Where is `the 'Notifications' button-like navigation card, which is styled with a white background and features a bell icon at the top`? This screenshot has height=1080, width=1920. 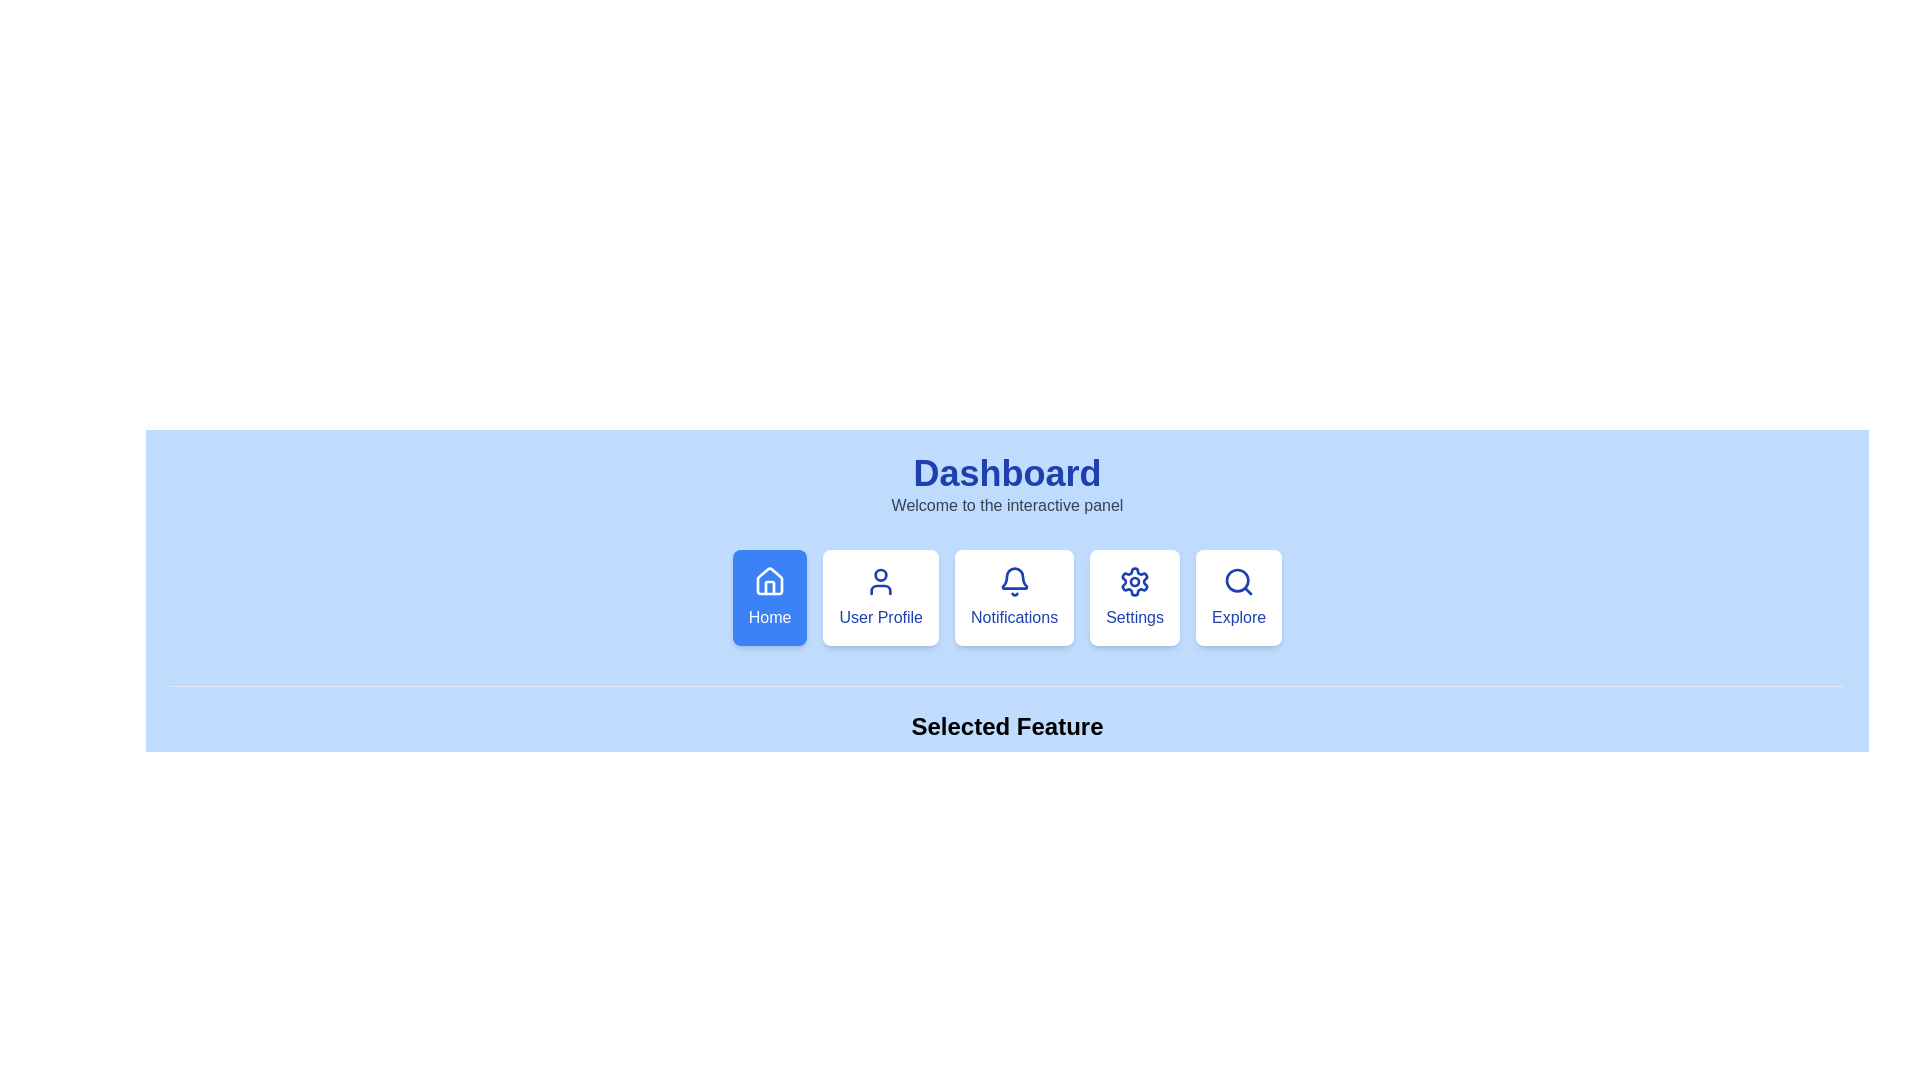
the 'Notifications' button-like navigation card, which is styled with a white background and features a bell icon at the top is located at coordinates (1014, 596).